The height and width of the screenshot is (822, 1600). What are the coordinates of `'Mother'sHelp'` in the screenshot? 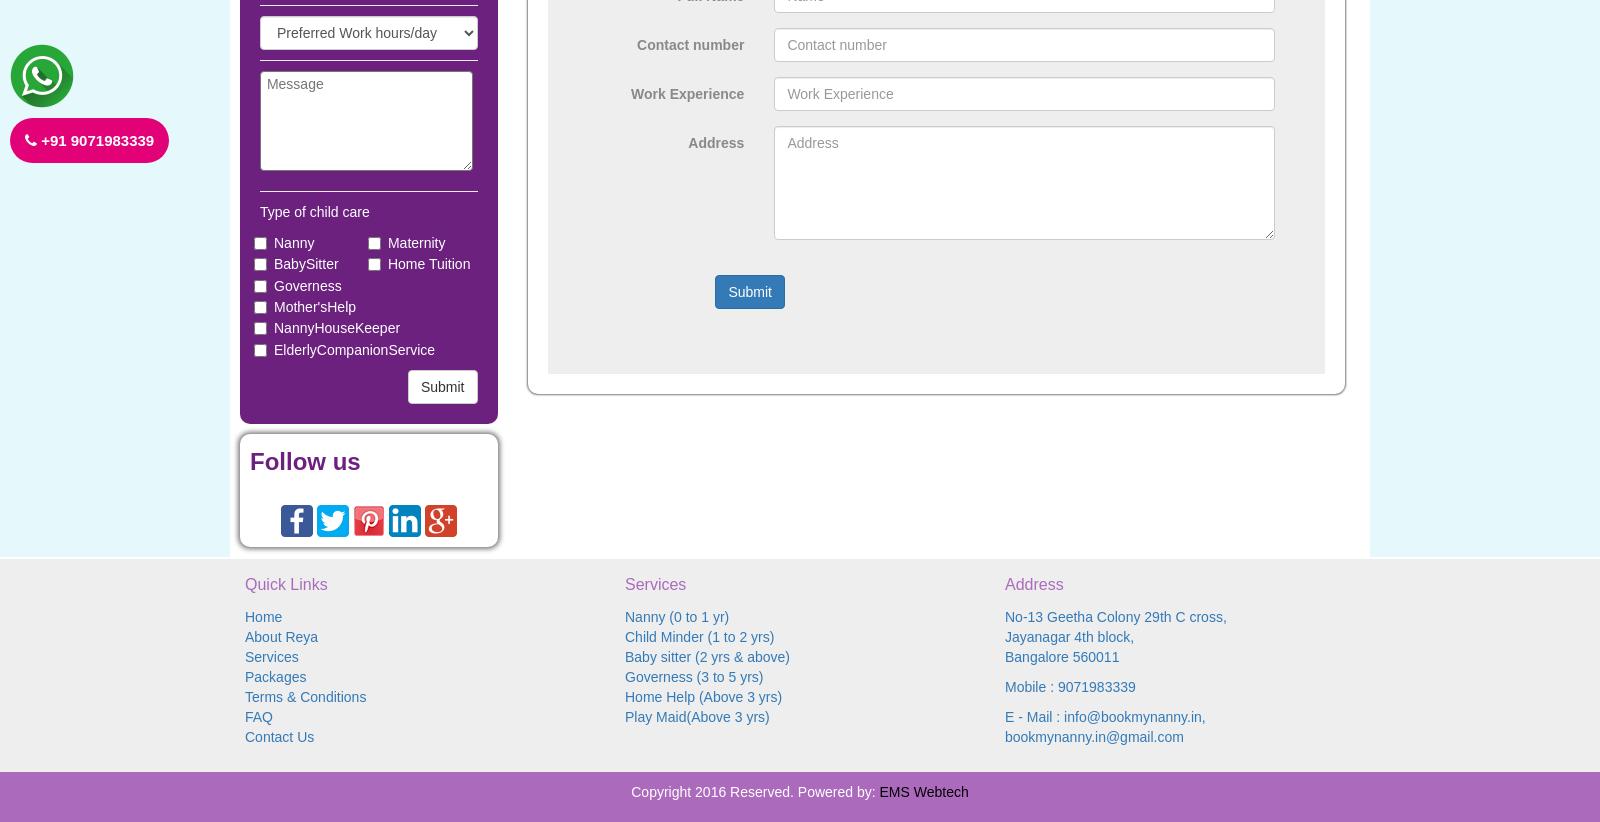 It's located at (315, 307).